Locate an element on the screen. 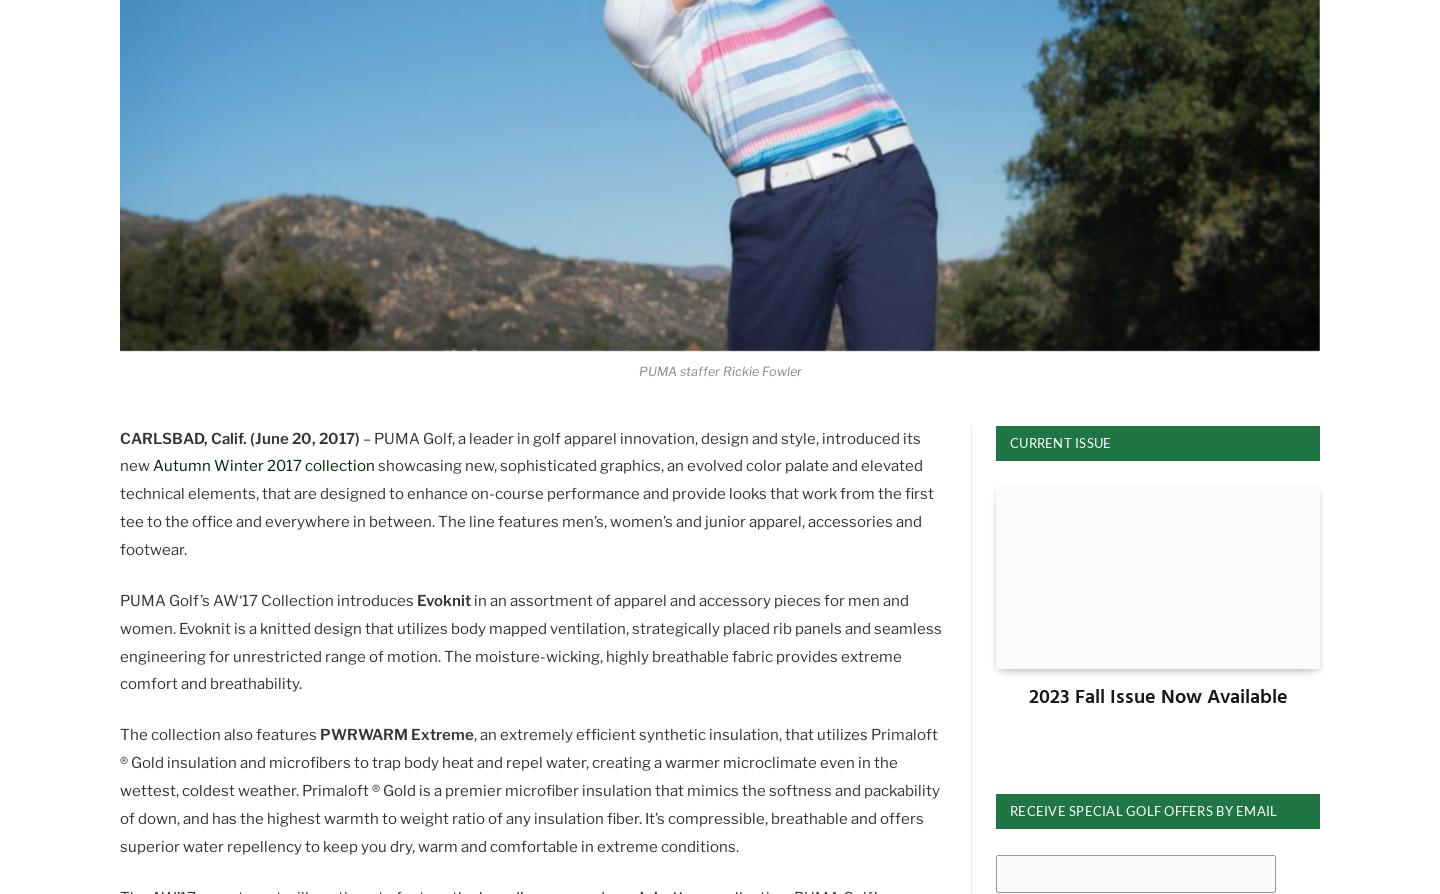 The image size is (1440, 894). 'Autumn Winter 2017 collection' is located at coordinates (262, 466).